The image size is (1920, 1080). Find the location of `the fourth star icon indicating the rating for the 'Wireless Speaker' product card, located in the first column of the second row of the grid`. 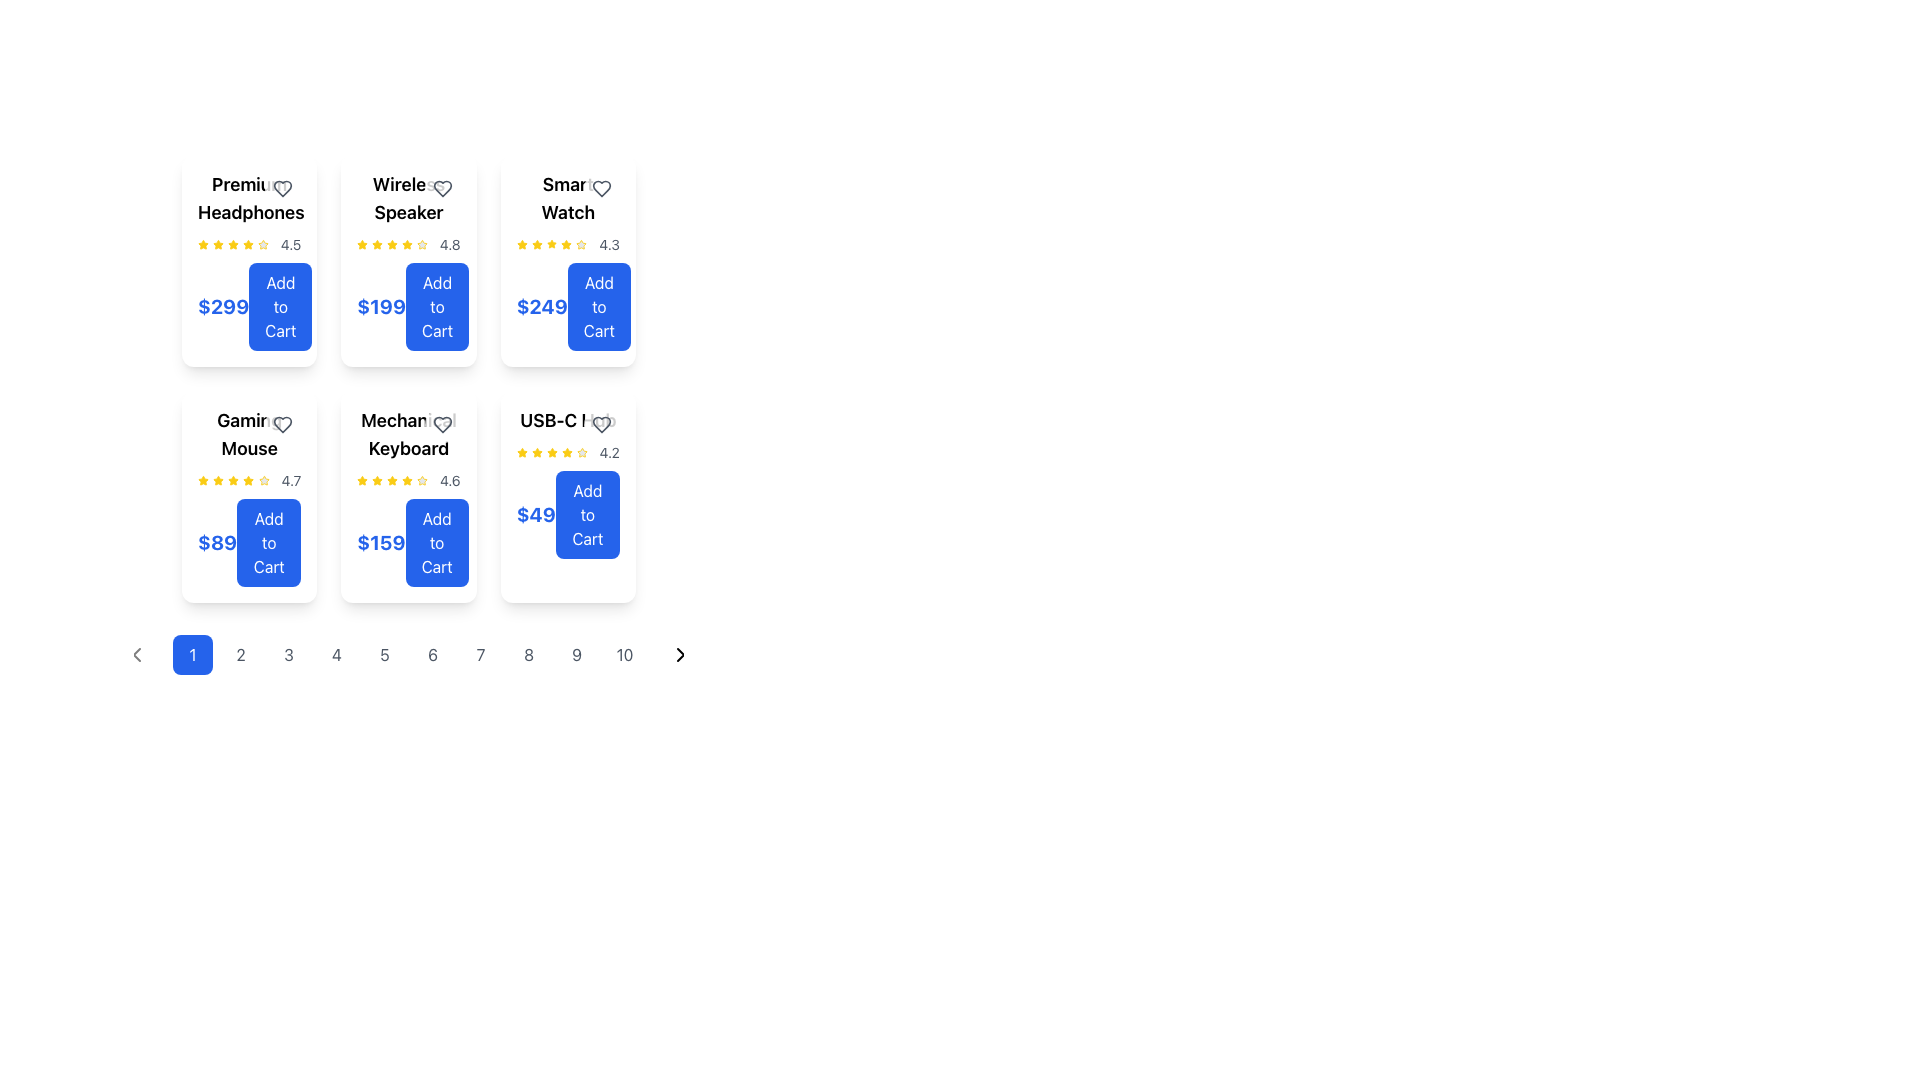

the fourth star icon indicating the rating for the 'Wireless Speaker' product card, located in the first column of the second row of the grid is located at coordinates (392, 244).